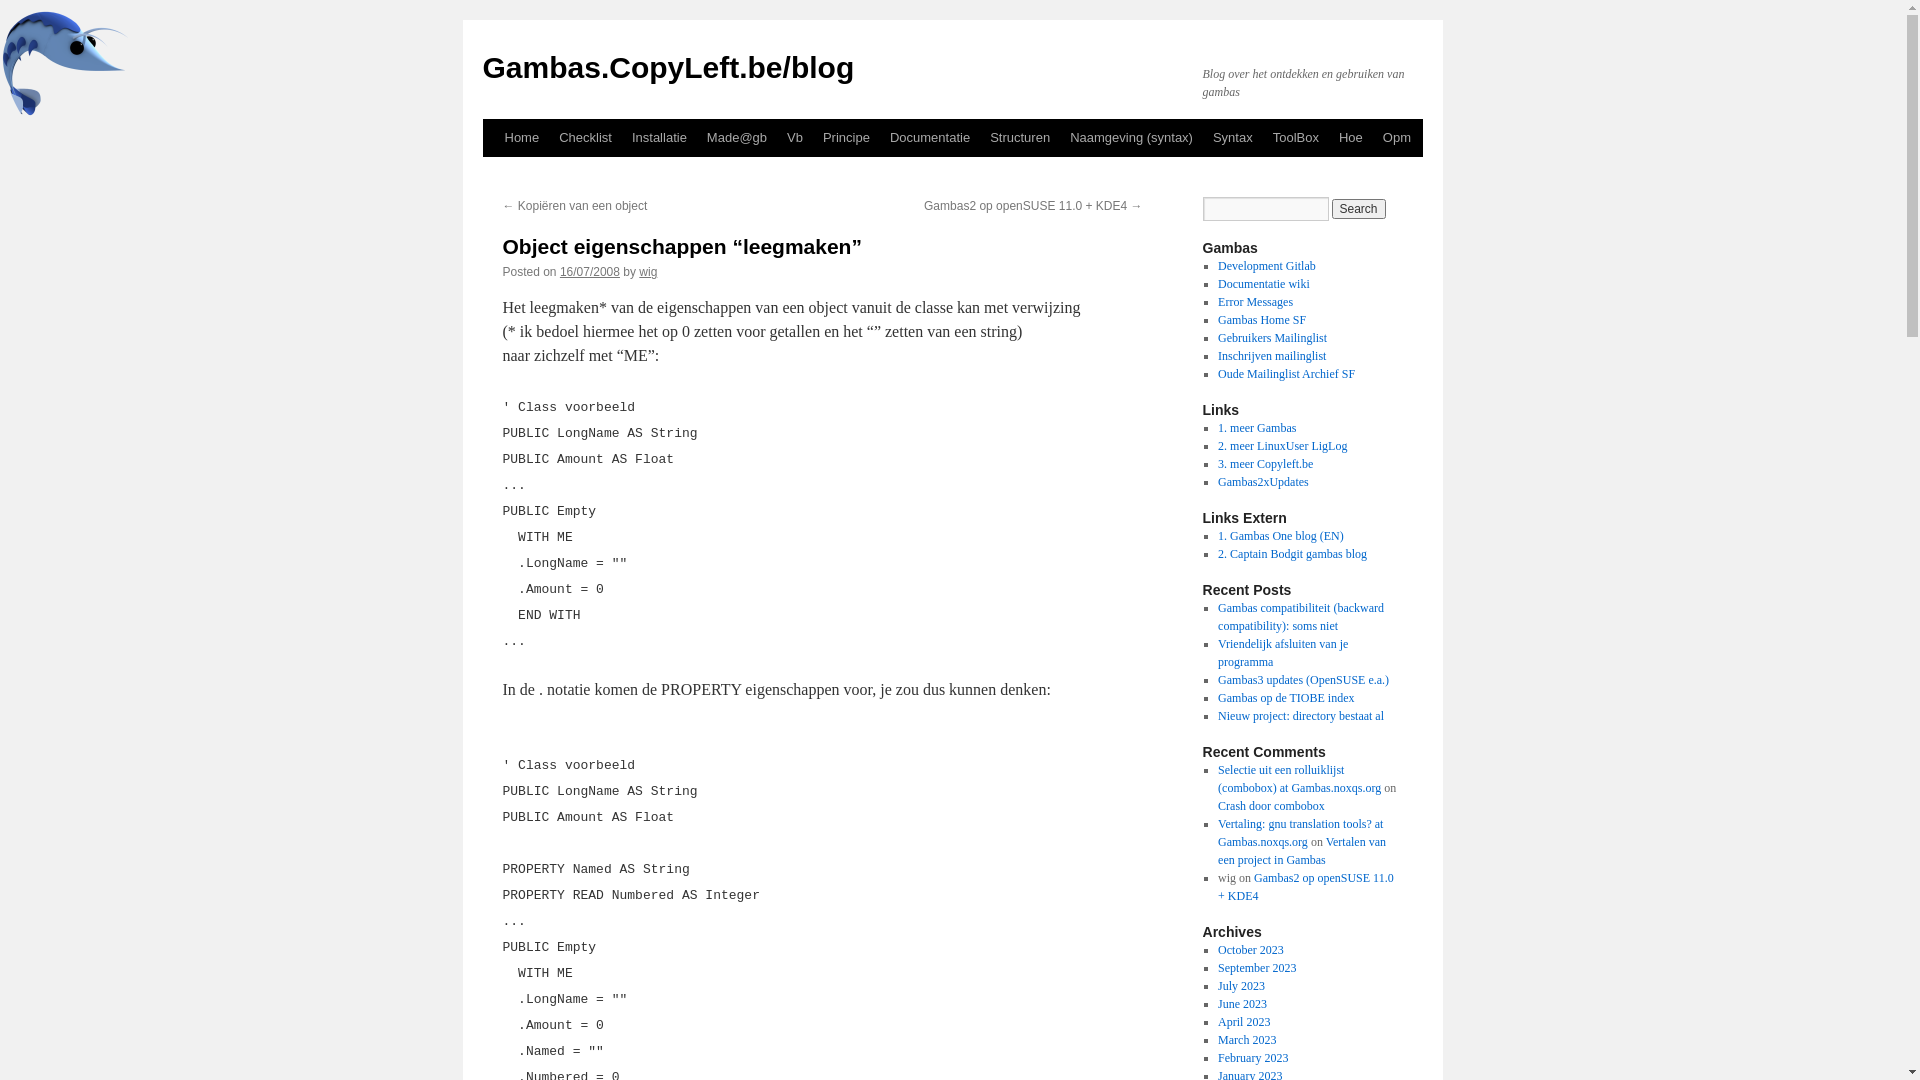 The height and width of the screenshot is (1080, 1920). Describe the element at coordinates (1254, 301) in the screenshot. I see `'Error Messages'` at that location.